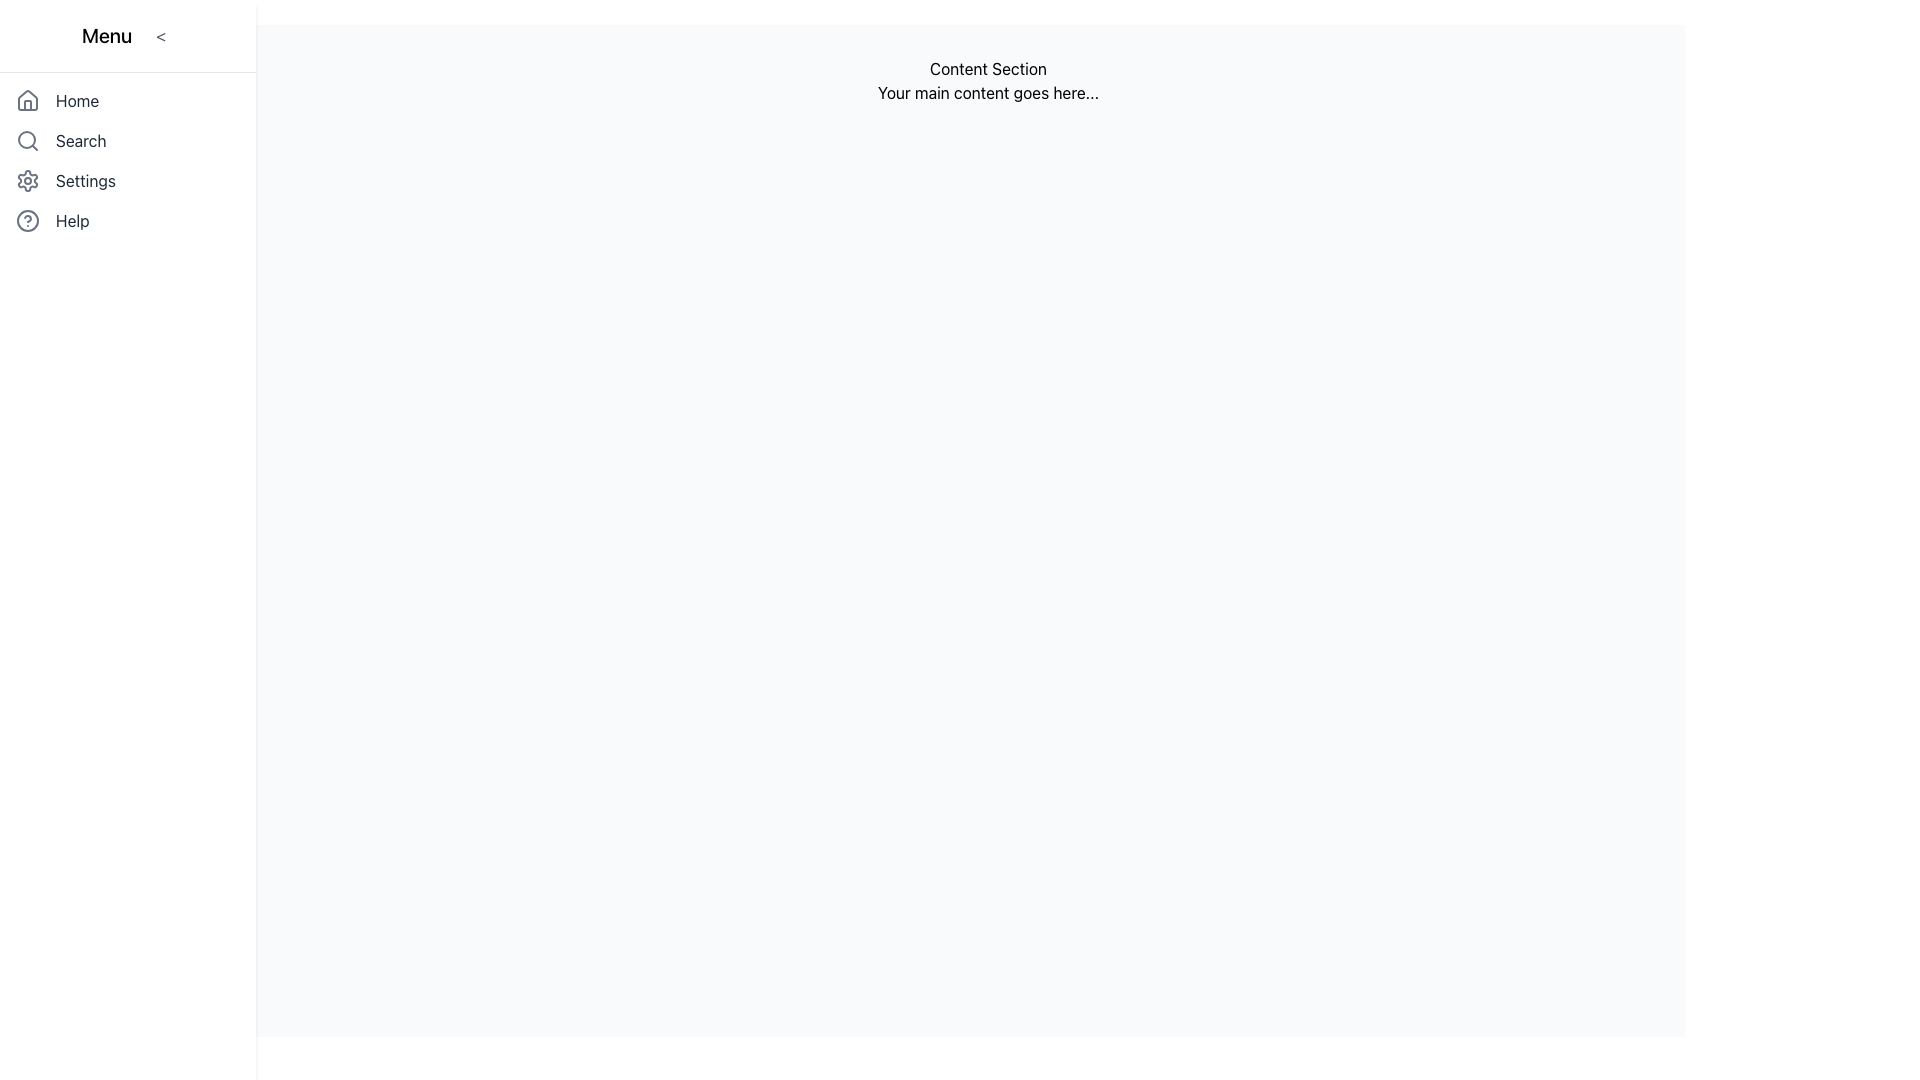  Describe the element at coordinates (77, 100) in the screenshot. I see `the 'Home' text label in the side menu, which is displayed in dark gray font and is positioned next to a house icon as the first menu item under 'Menu'` at that location.